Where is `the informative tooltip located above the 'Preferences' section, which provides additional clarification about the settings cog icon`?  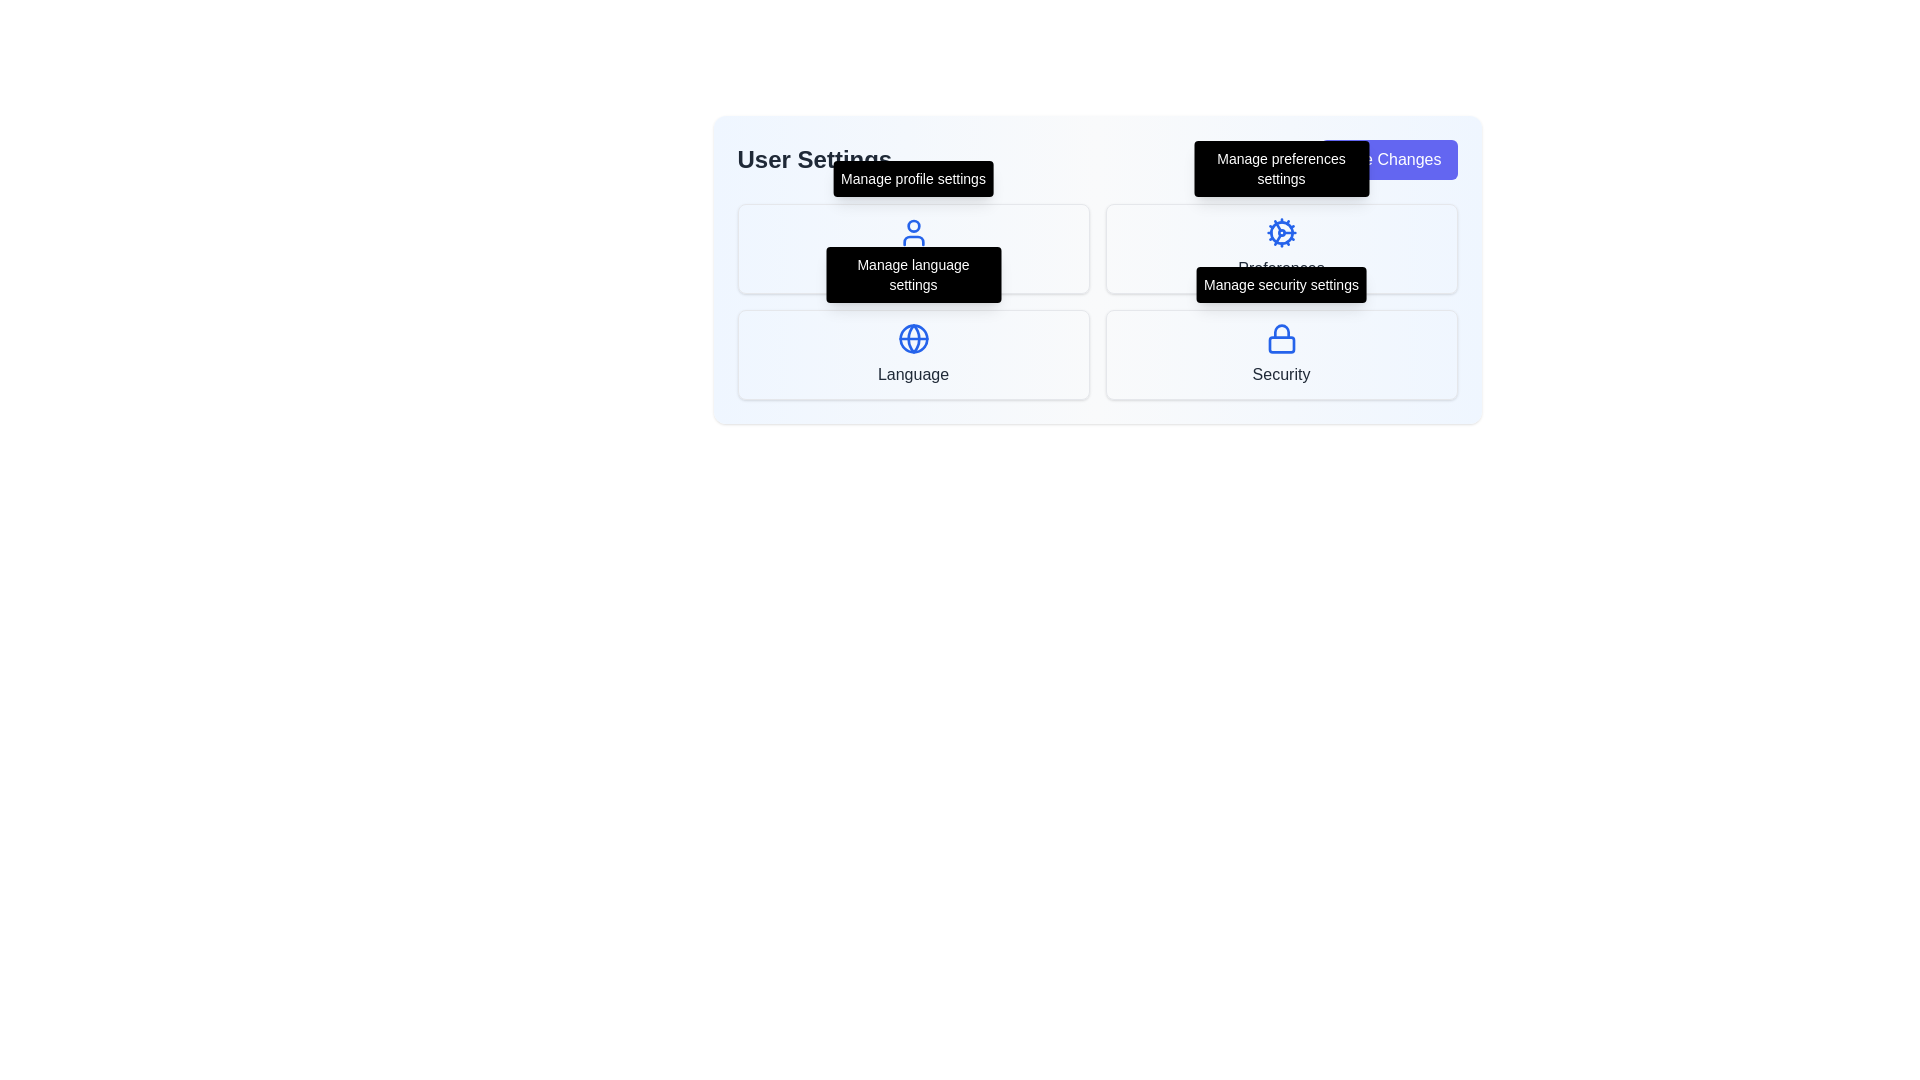
the informative tooltip located above the 'Preferences' section, which provides additional clarification about the settings cog icon is located at coordinates (1281, 168).